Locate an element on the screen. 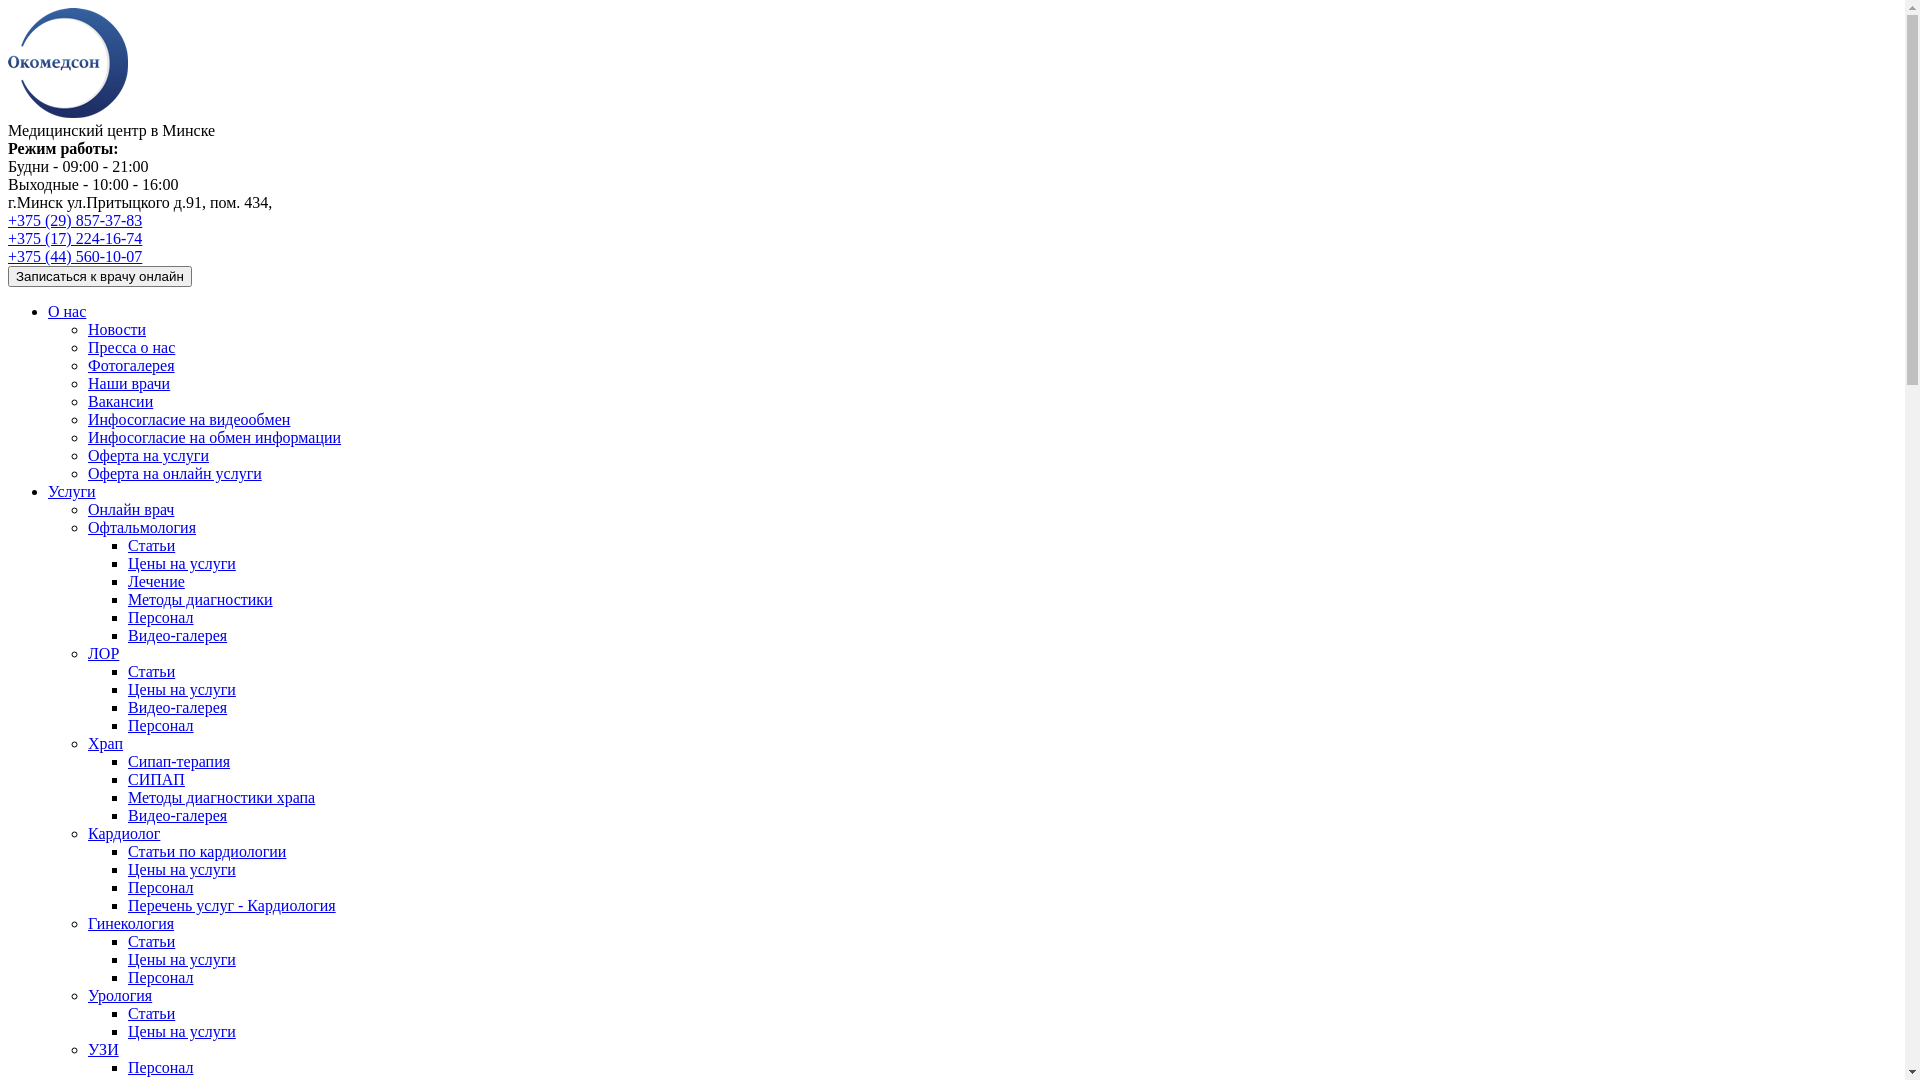 The width and height of the screenshot is (1920, 1080). '+375 (29) 857-37-83' is located at coordinates (75, 220).